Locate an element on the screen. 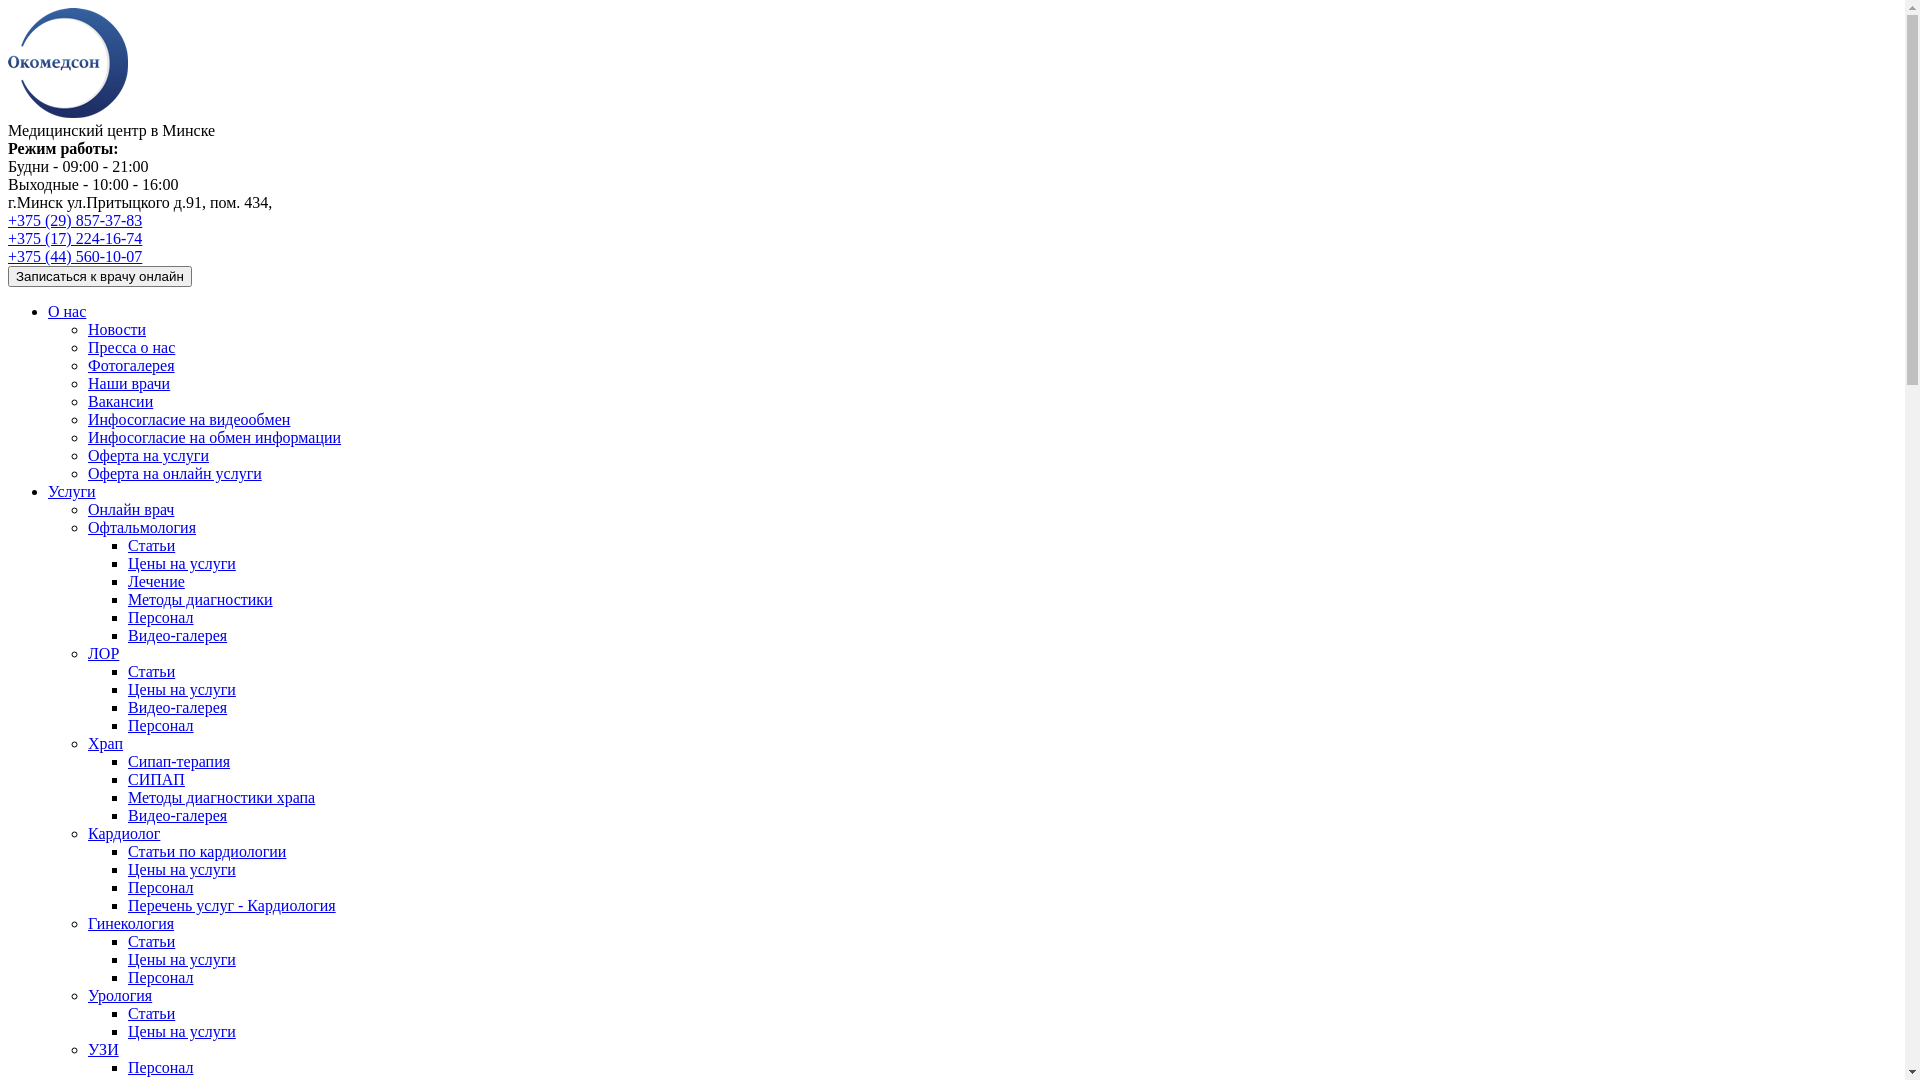 The width and height of the screenshot is (1920, 1080). '+375 (29) 857-37-83' is located at coordinates (75, 220).